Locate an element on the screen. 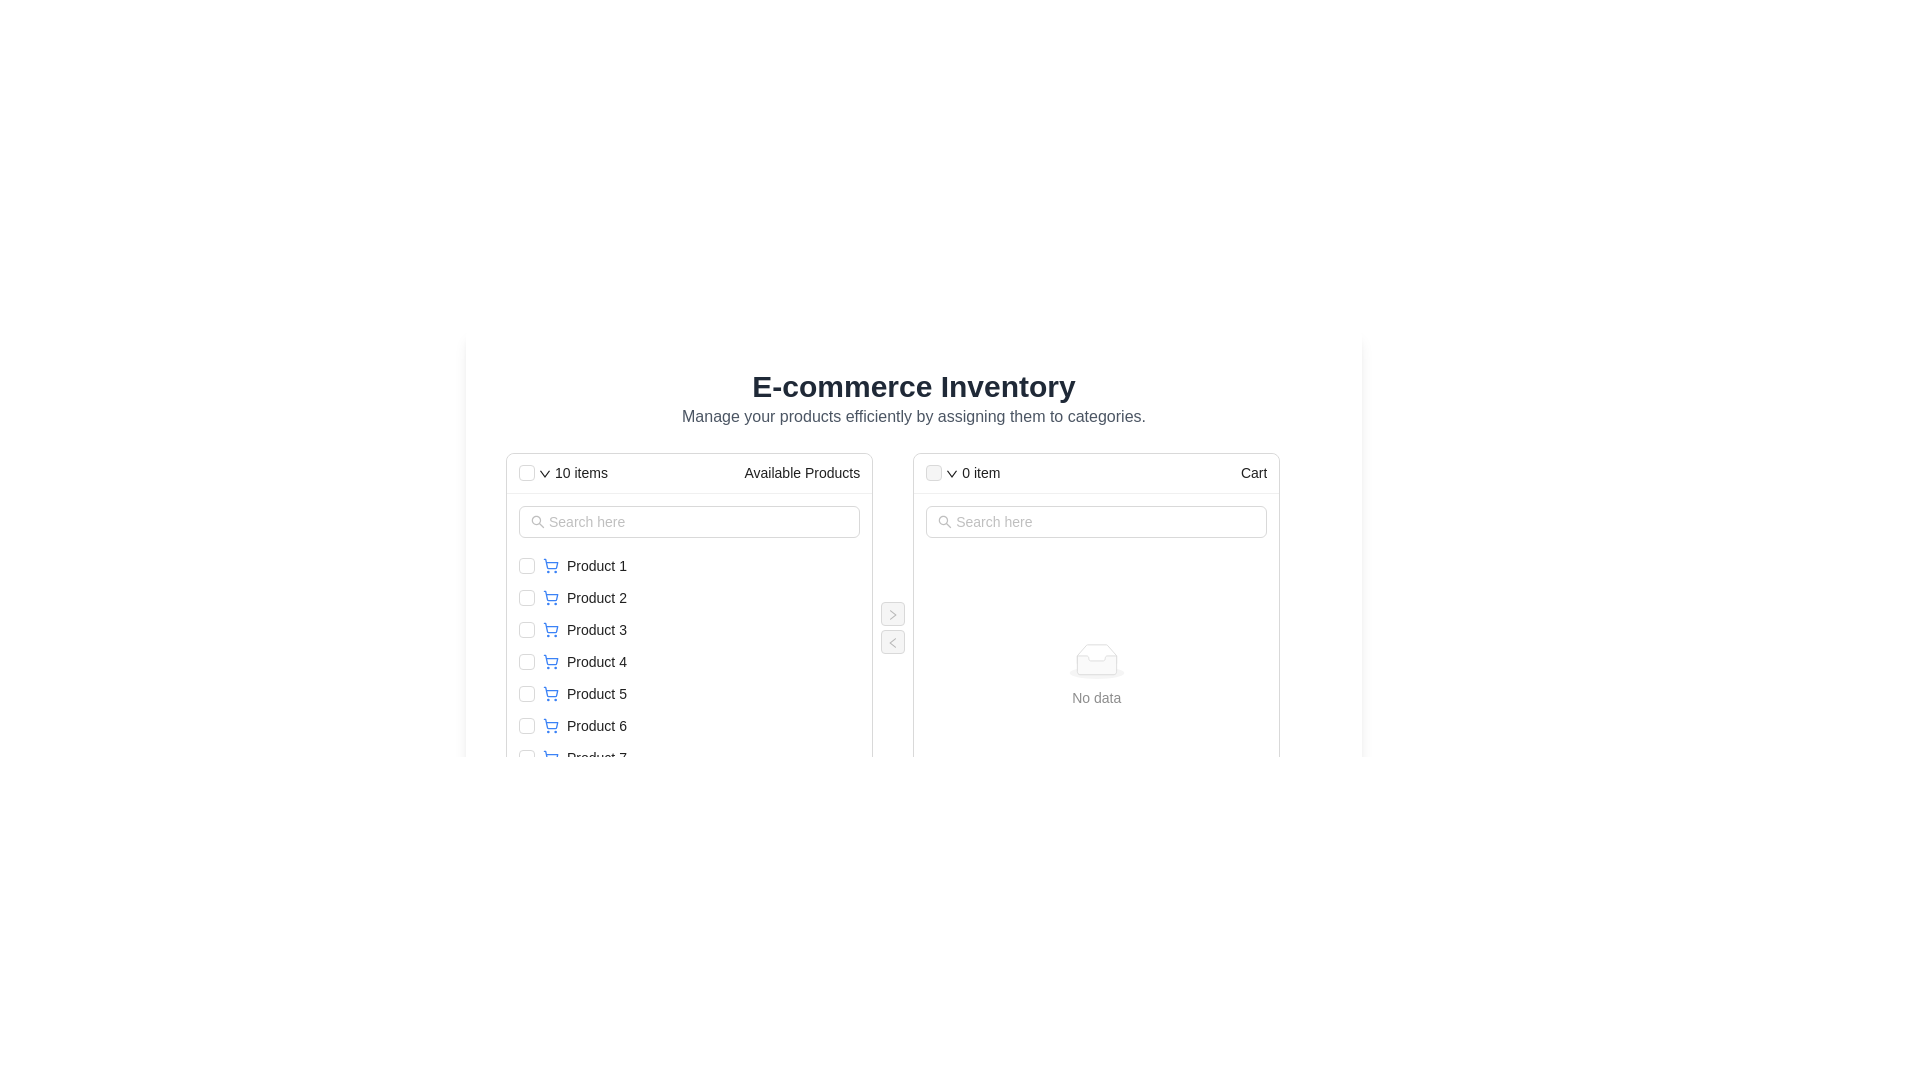 The image size is (1920, 1080). the list item labeled 'Product 7' with a shopping cart icon from its current position is located at coordinates (701, 758).